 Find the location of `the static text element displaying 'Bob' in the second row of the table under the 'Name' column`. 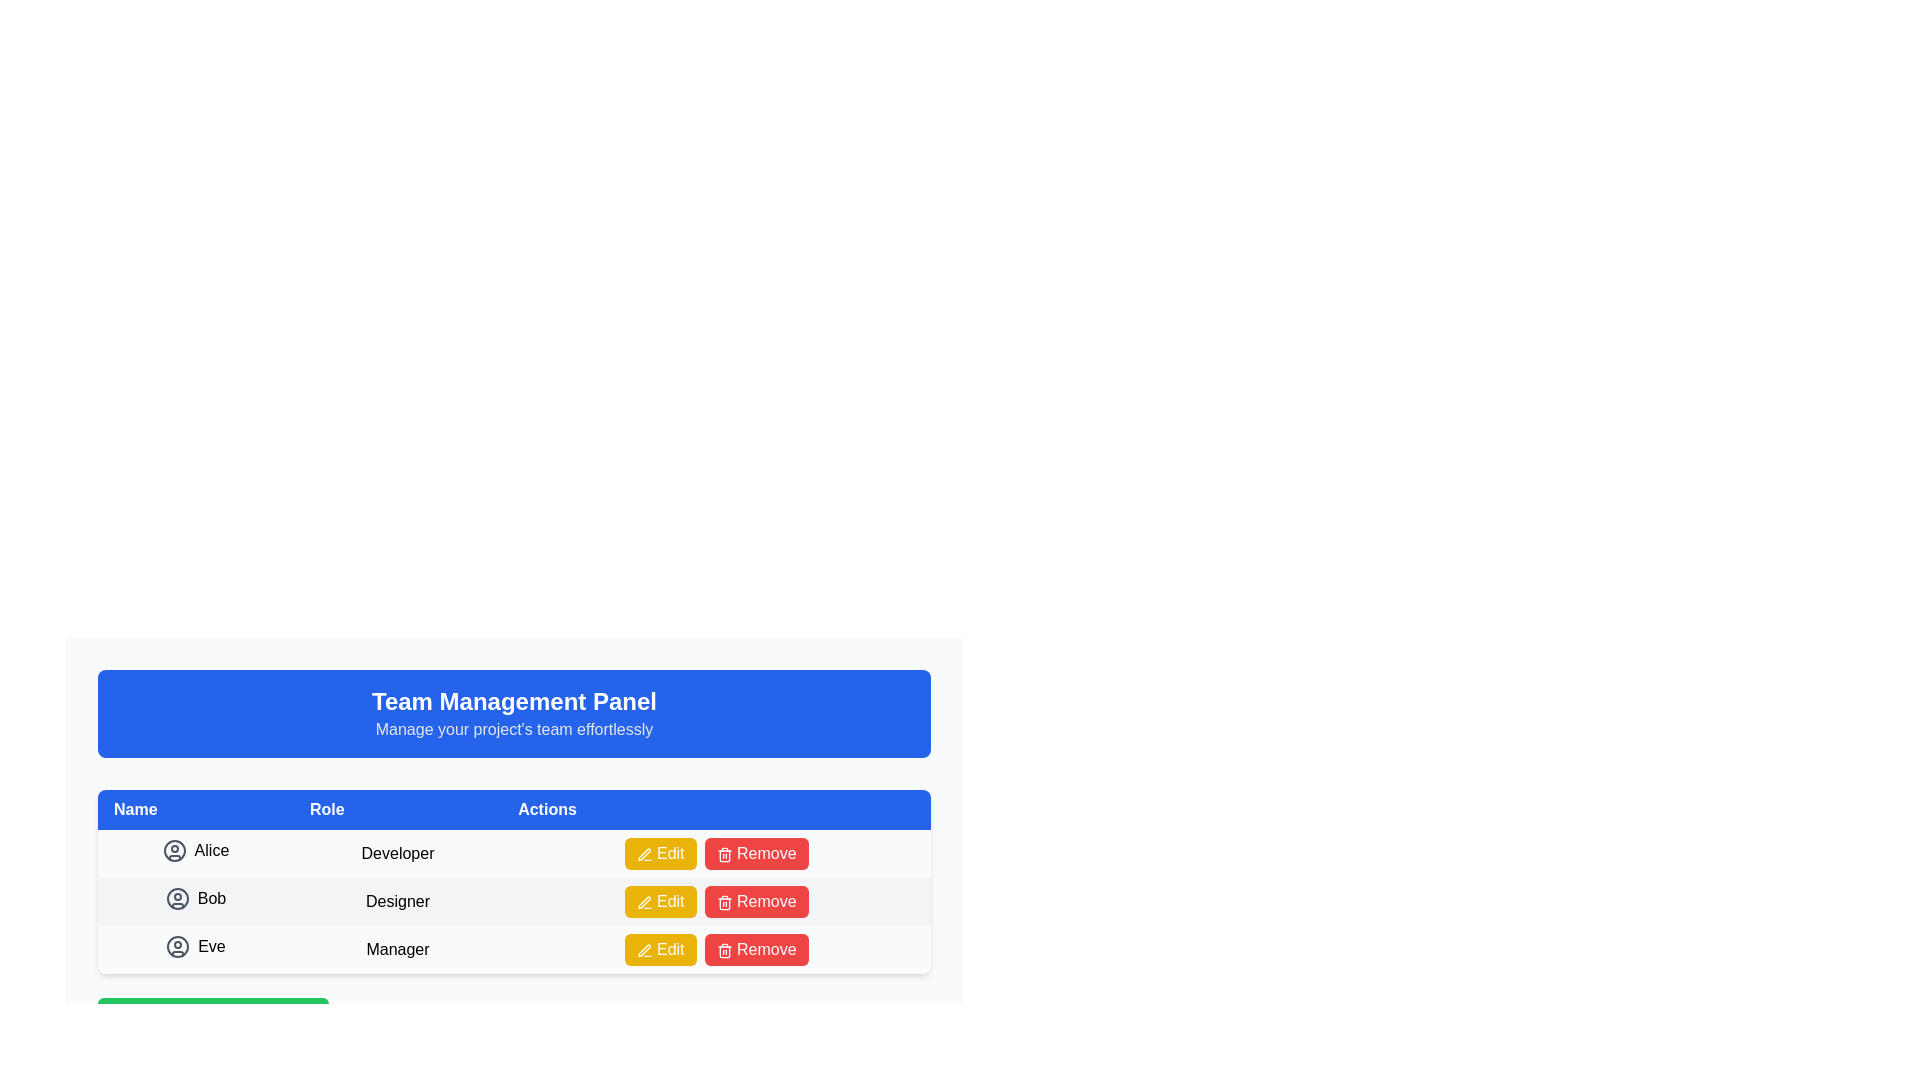

the static text element displaying 'Bob' in the second row of the table under the 'Name' column is located at coordinates (211, 897).